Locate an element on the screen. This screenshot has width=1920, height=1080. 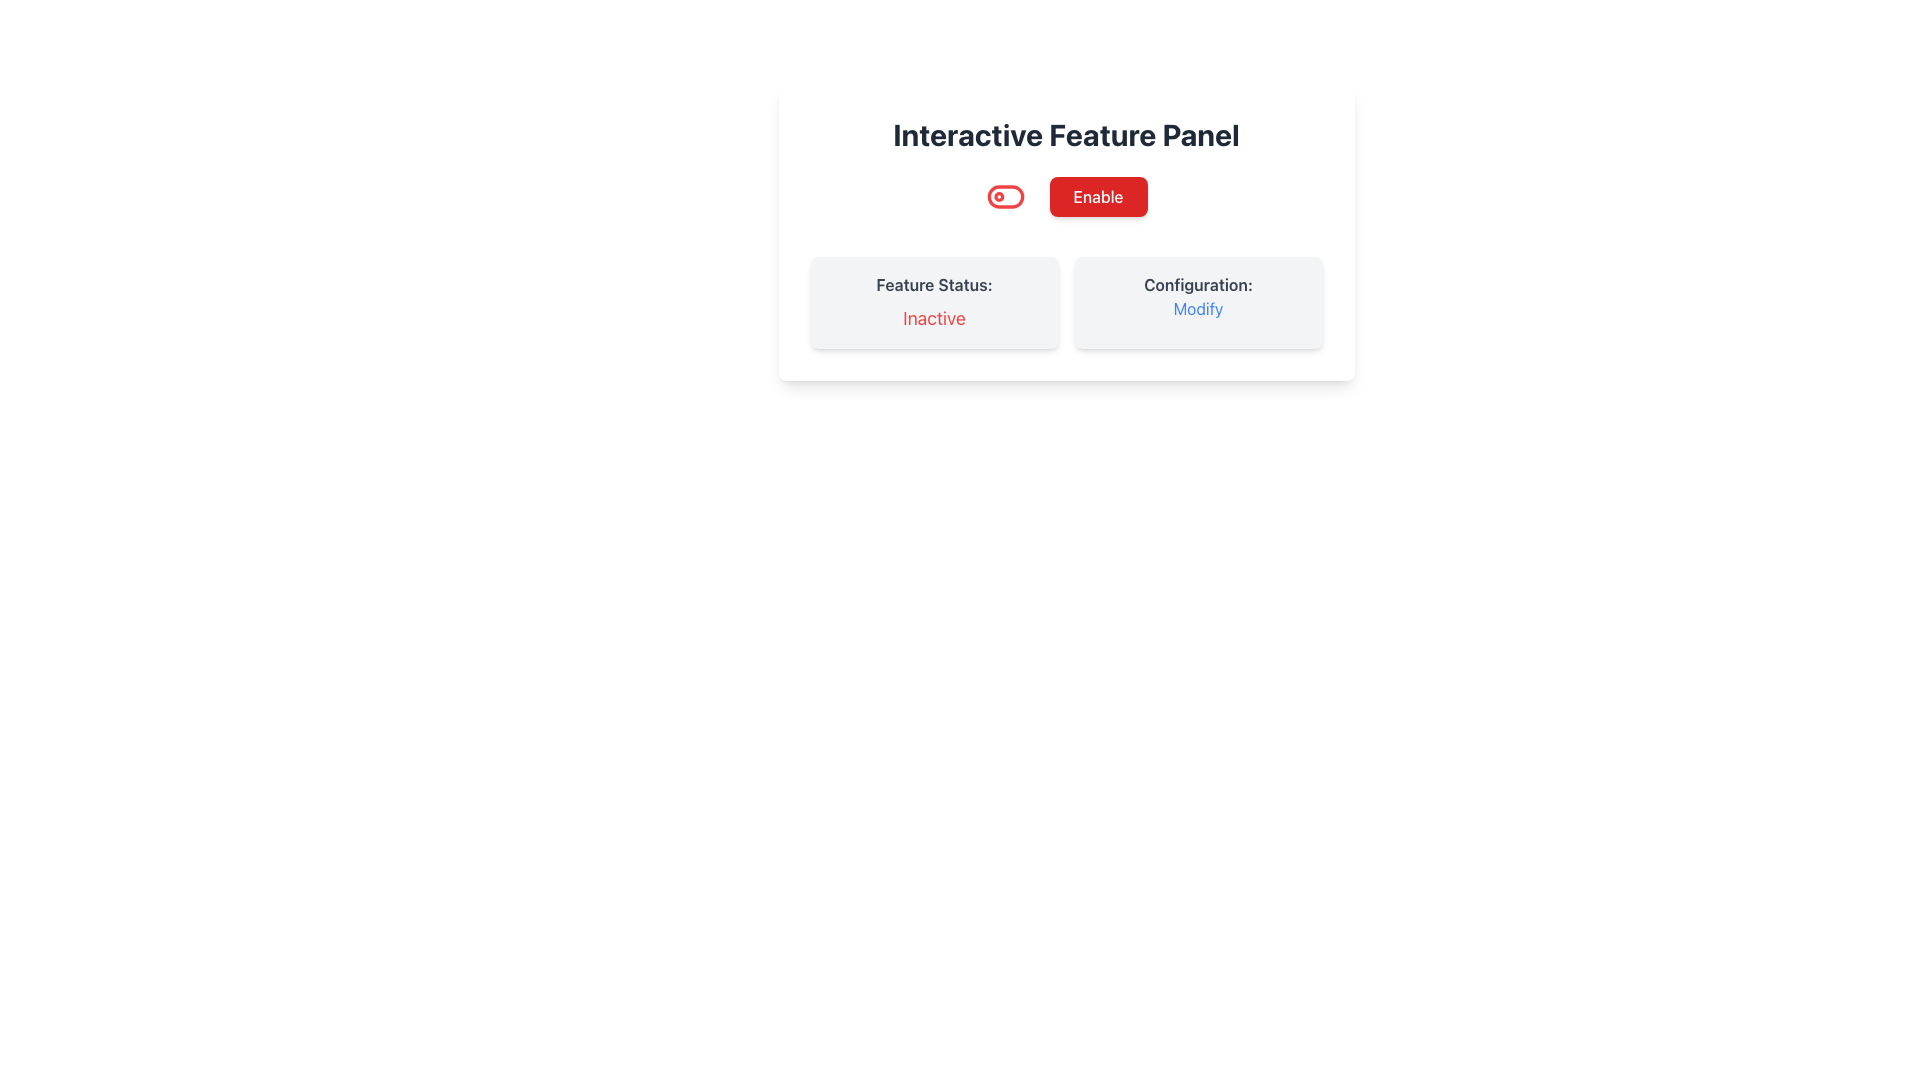
the 'Modify' hyperlink located at the bottom-right section of the 'Interactive Feature Panel' is located at coordinates (1198, 308).